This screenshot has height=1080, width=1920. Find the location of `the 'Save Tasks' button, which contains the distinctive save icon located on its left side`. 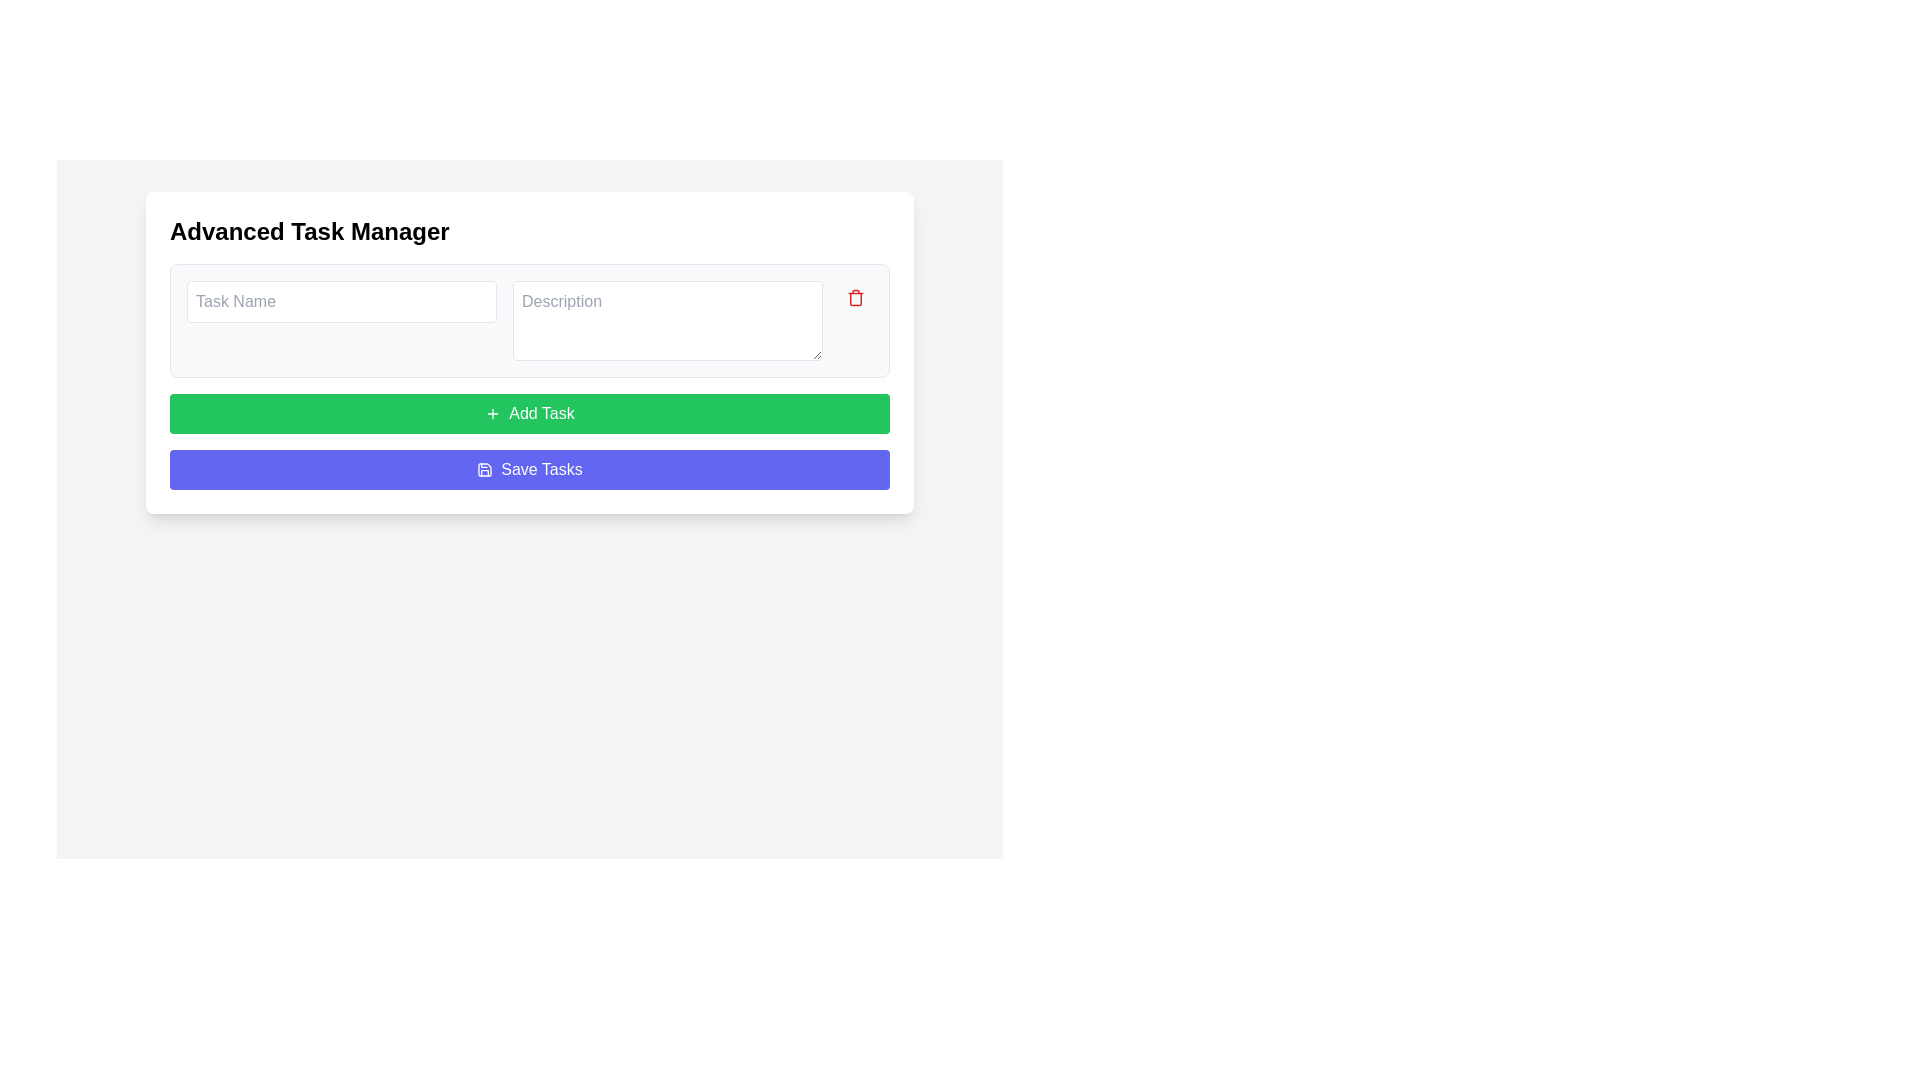

the 'Save Tasks' button, which contains the distinctive save icon located on its left side is located at coordinates (485, 470).